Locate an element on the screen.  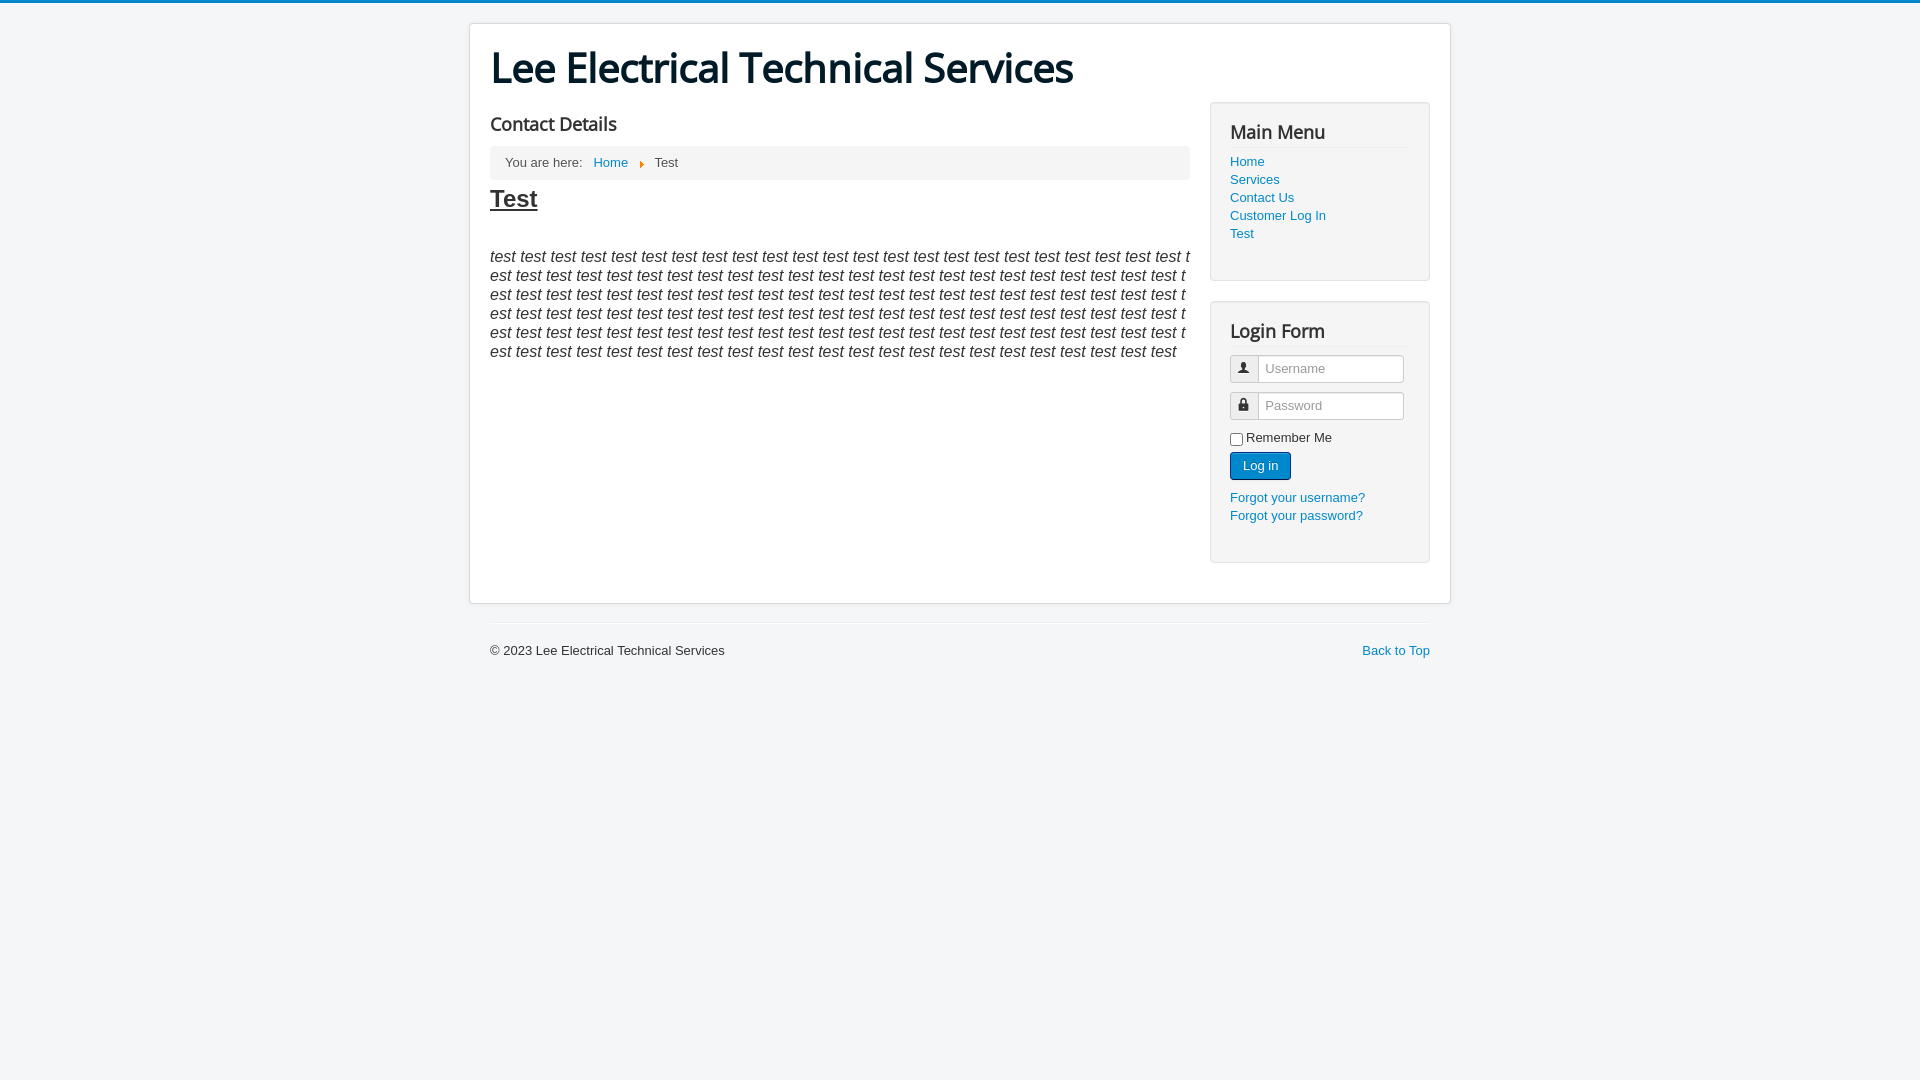
'Password' is located at coordinates (1235, 405).